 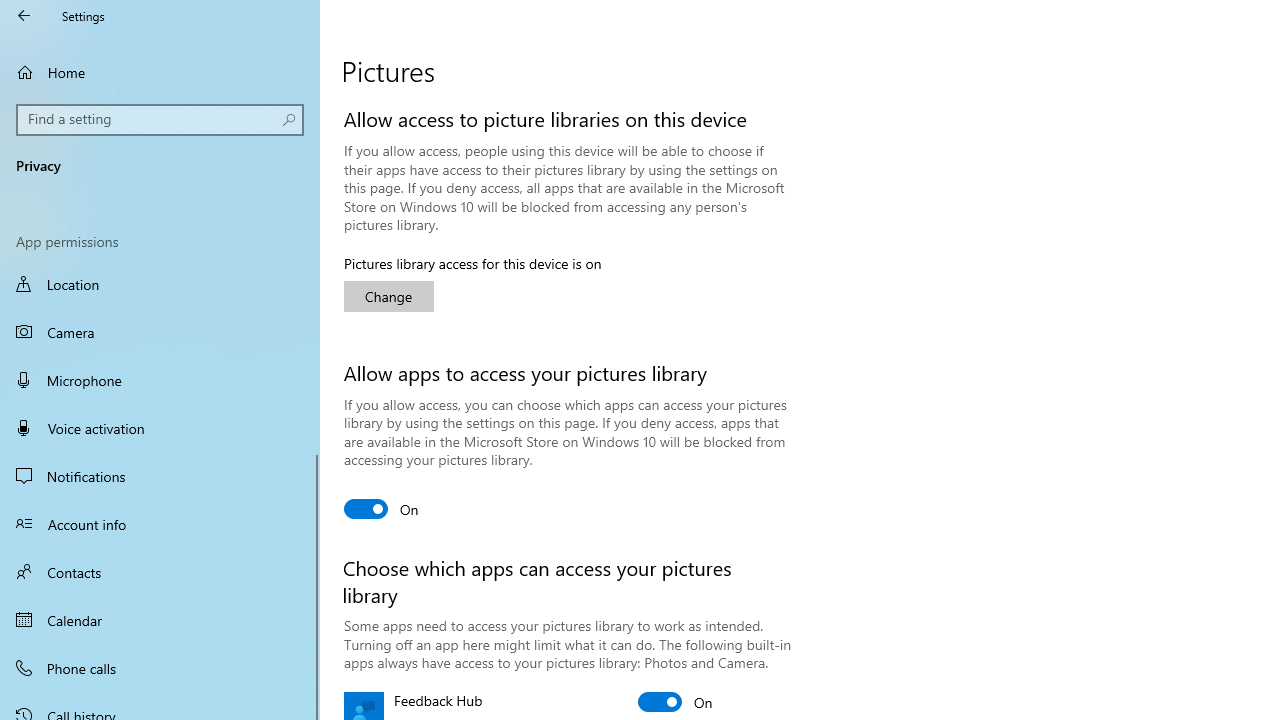 I want to click on 'Account info', so click(x=160, y=522).